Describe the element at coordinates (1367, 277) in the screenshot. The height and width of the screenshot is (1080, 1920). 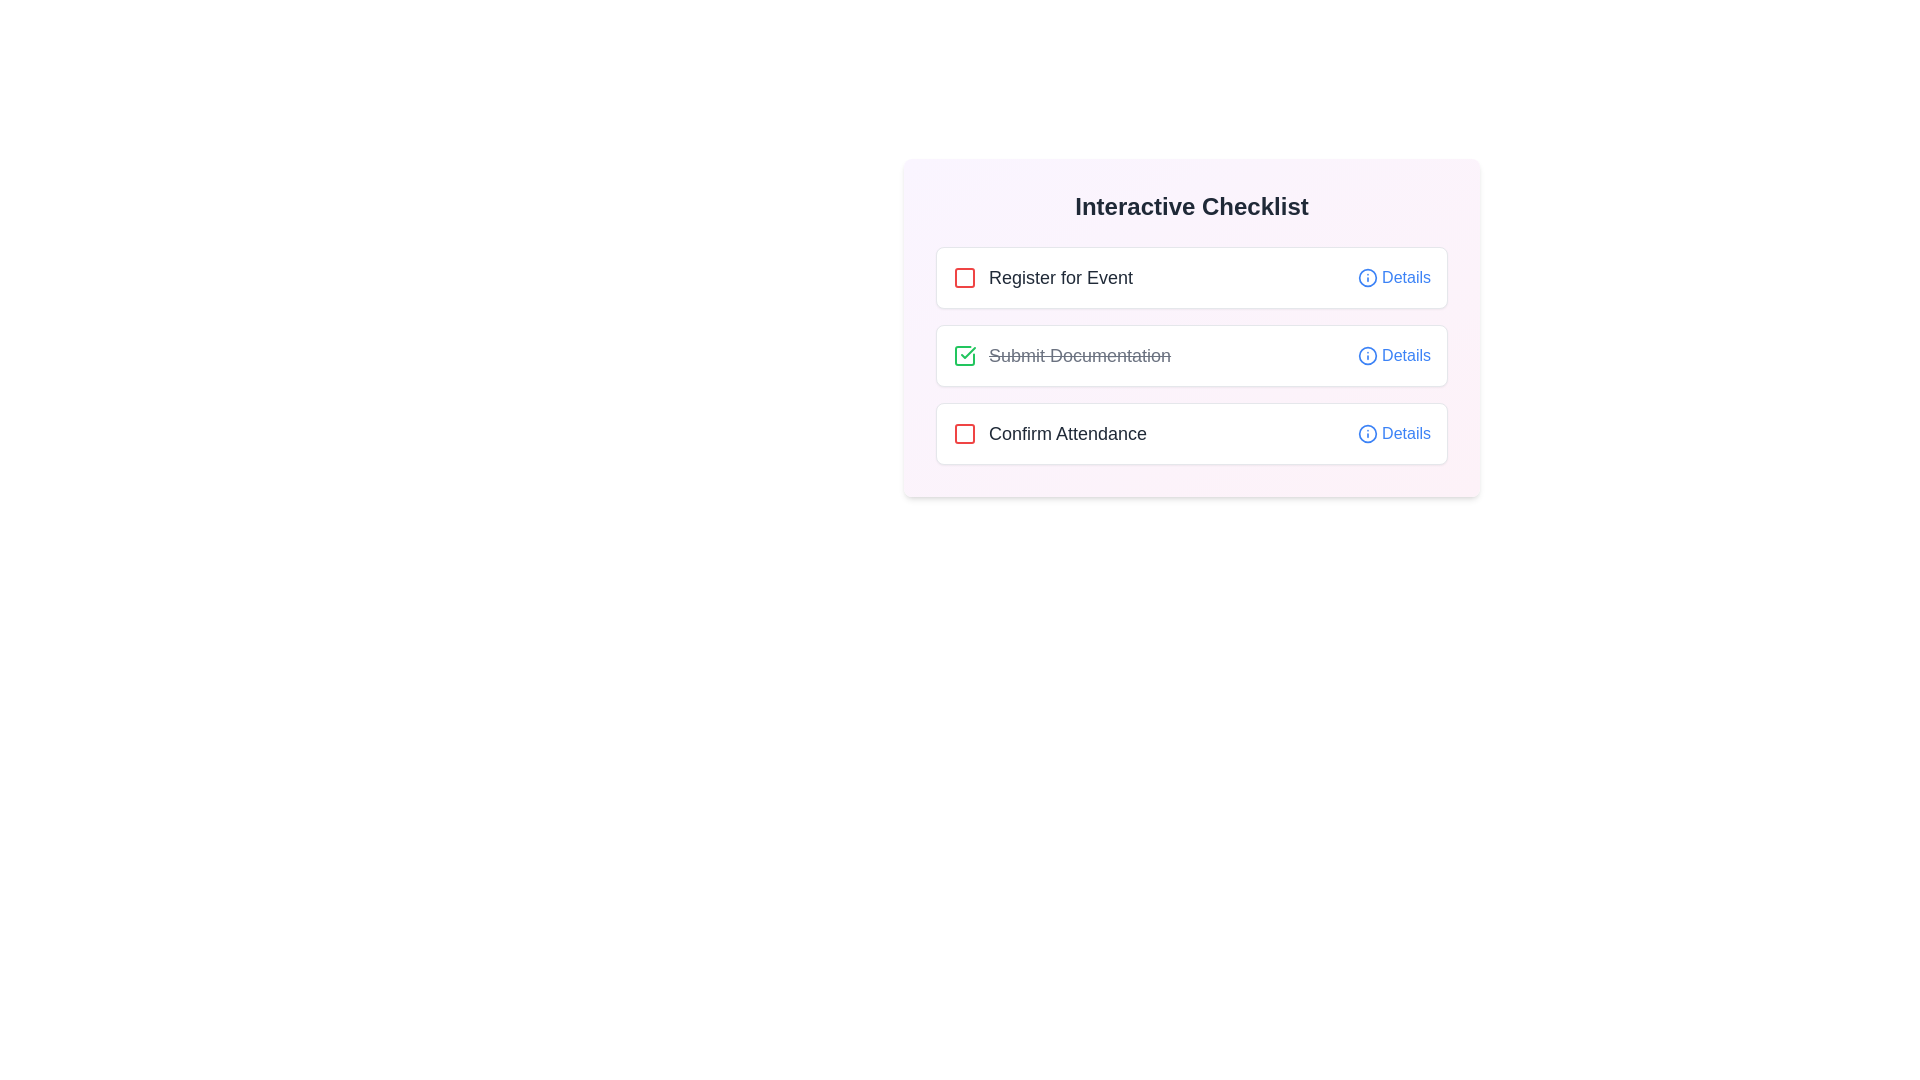
I see `the decorative icon representing additional information about the 'Register for Event' checklist item, located in the 'Details' link` at that location.